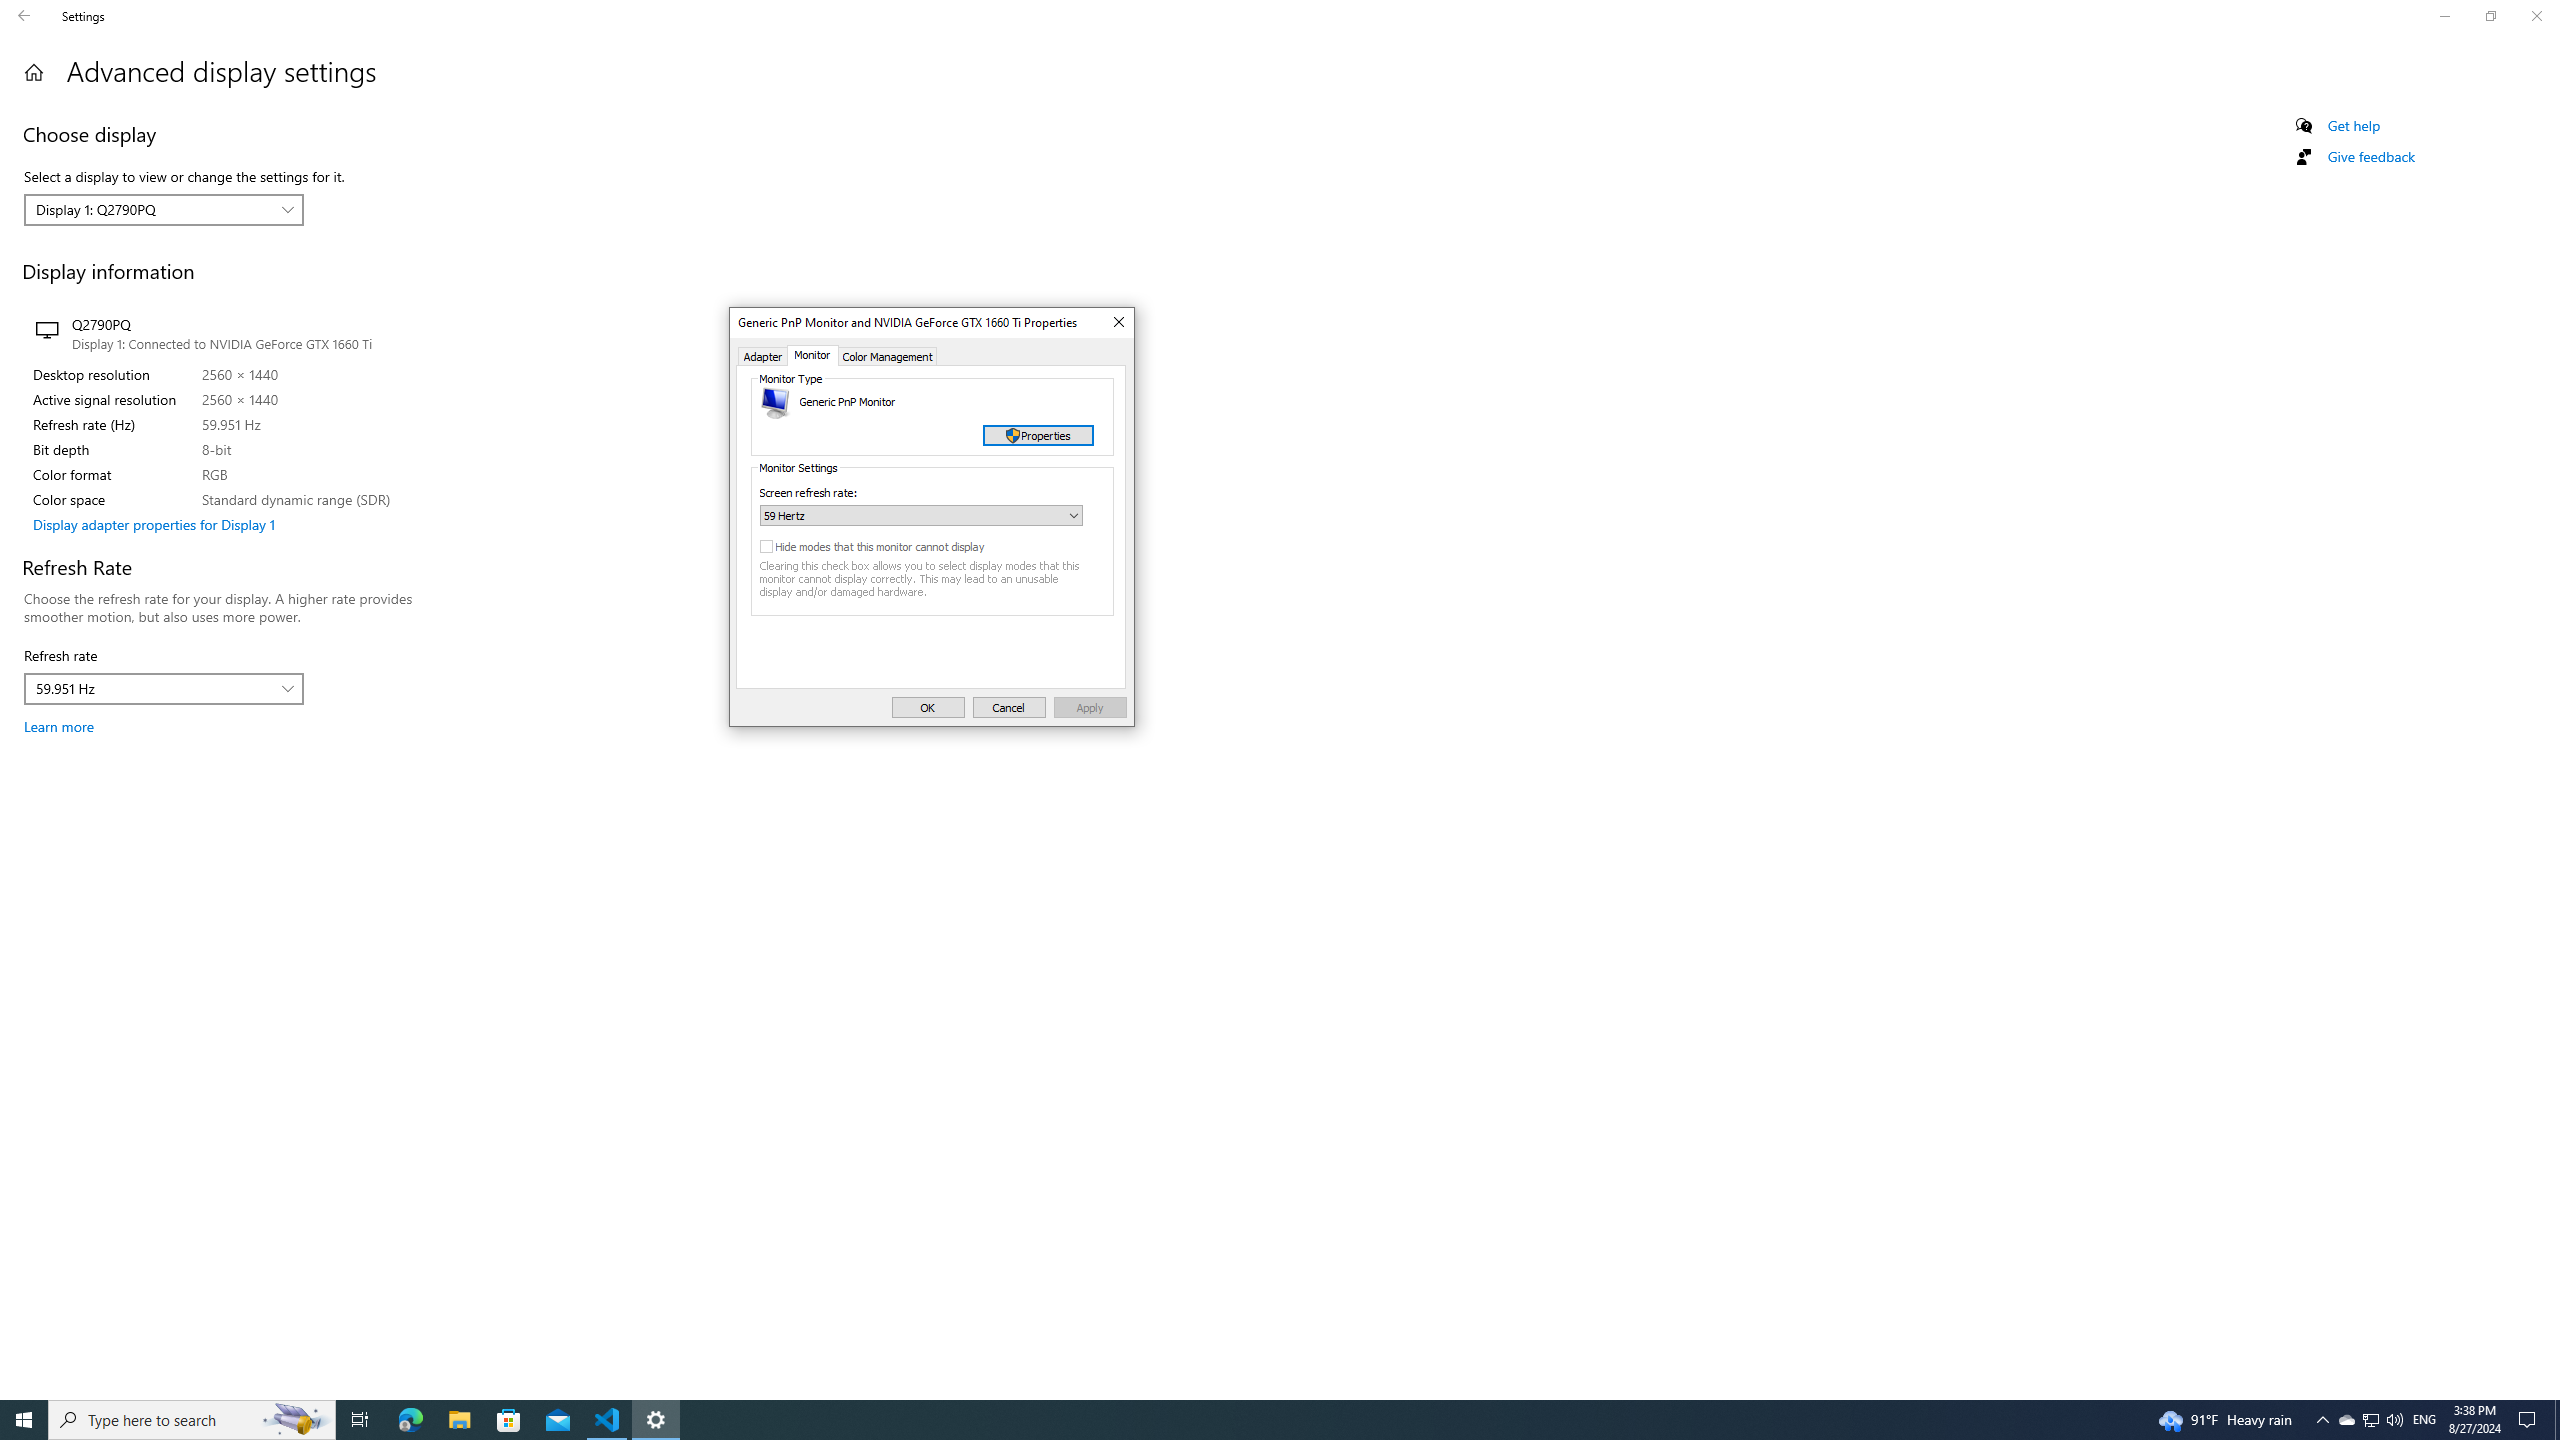  I want to click on 'Hide modes that this monitor cannot display', so click(893, 545).